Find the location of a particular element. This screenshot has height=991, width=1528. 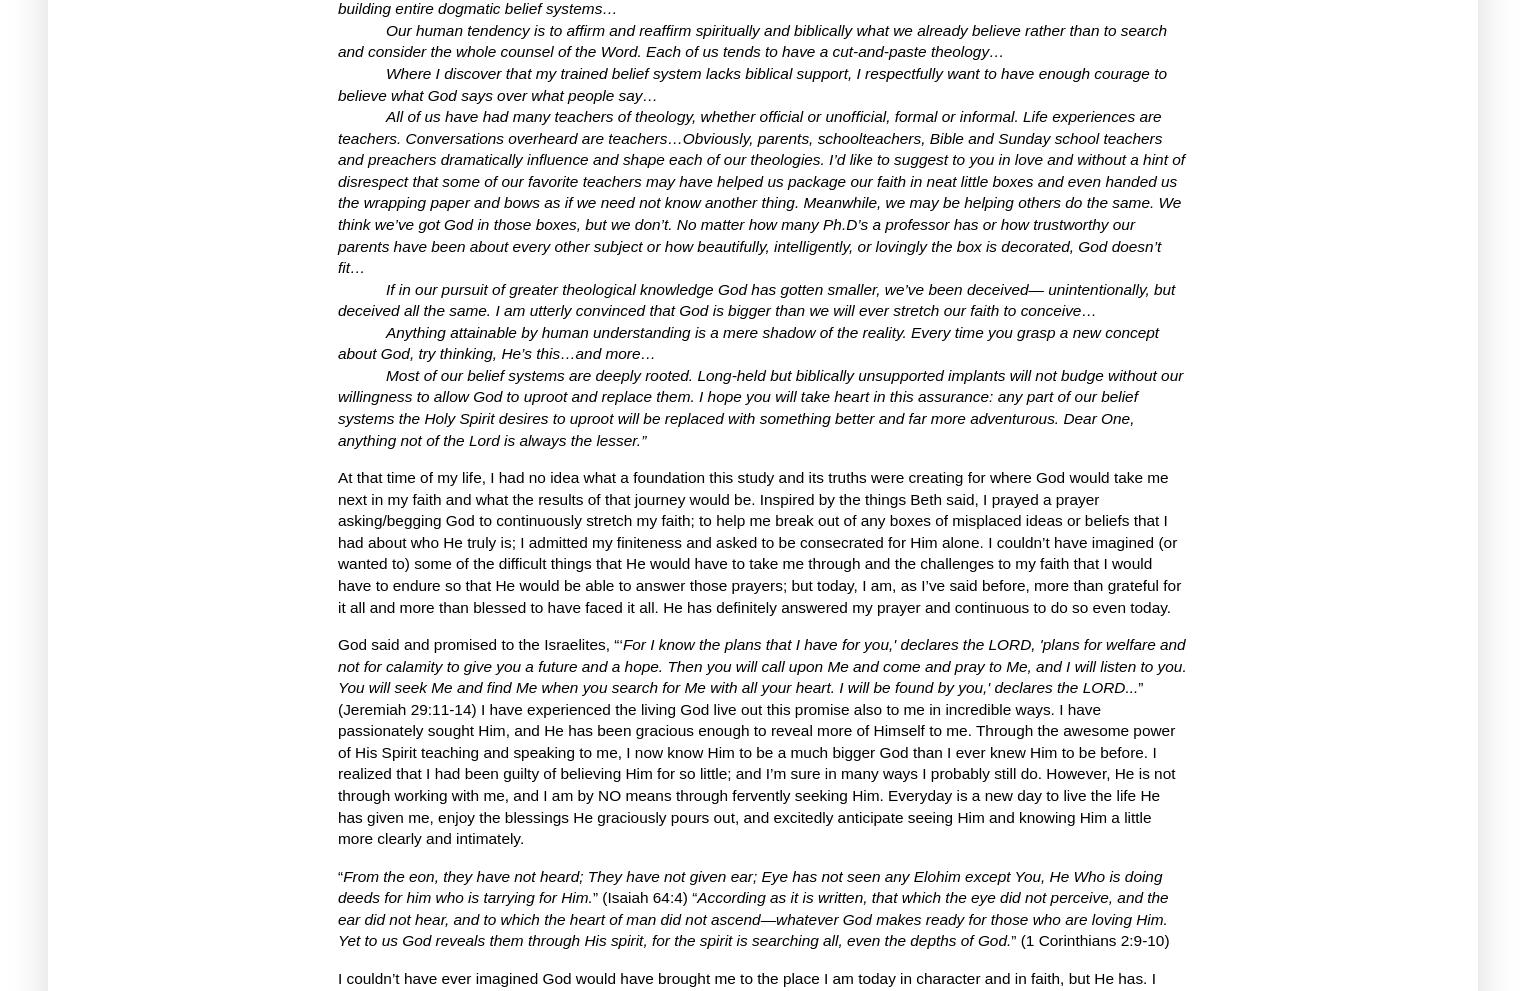

'Conversations overheard are teachers…Obviously, parents, schoolteachers, Bible and Sunday school teachers and preachers dramatically influence and shape each of our theologies.' is located at coordinates (748, 148).